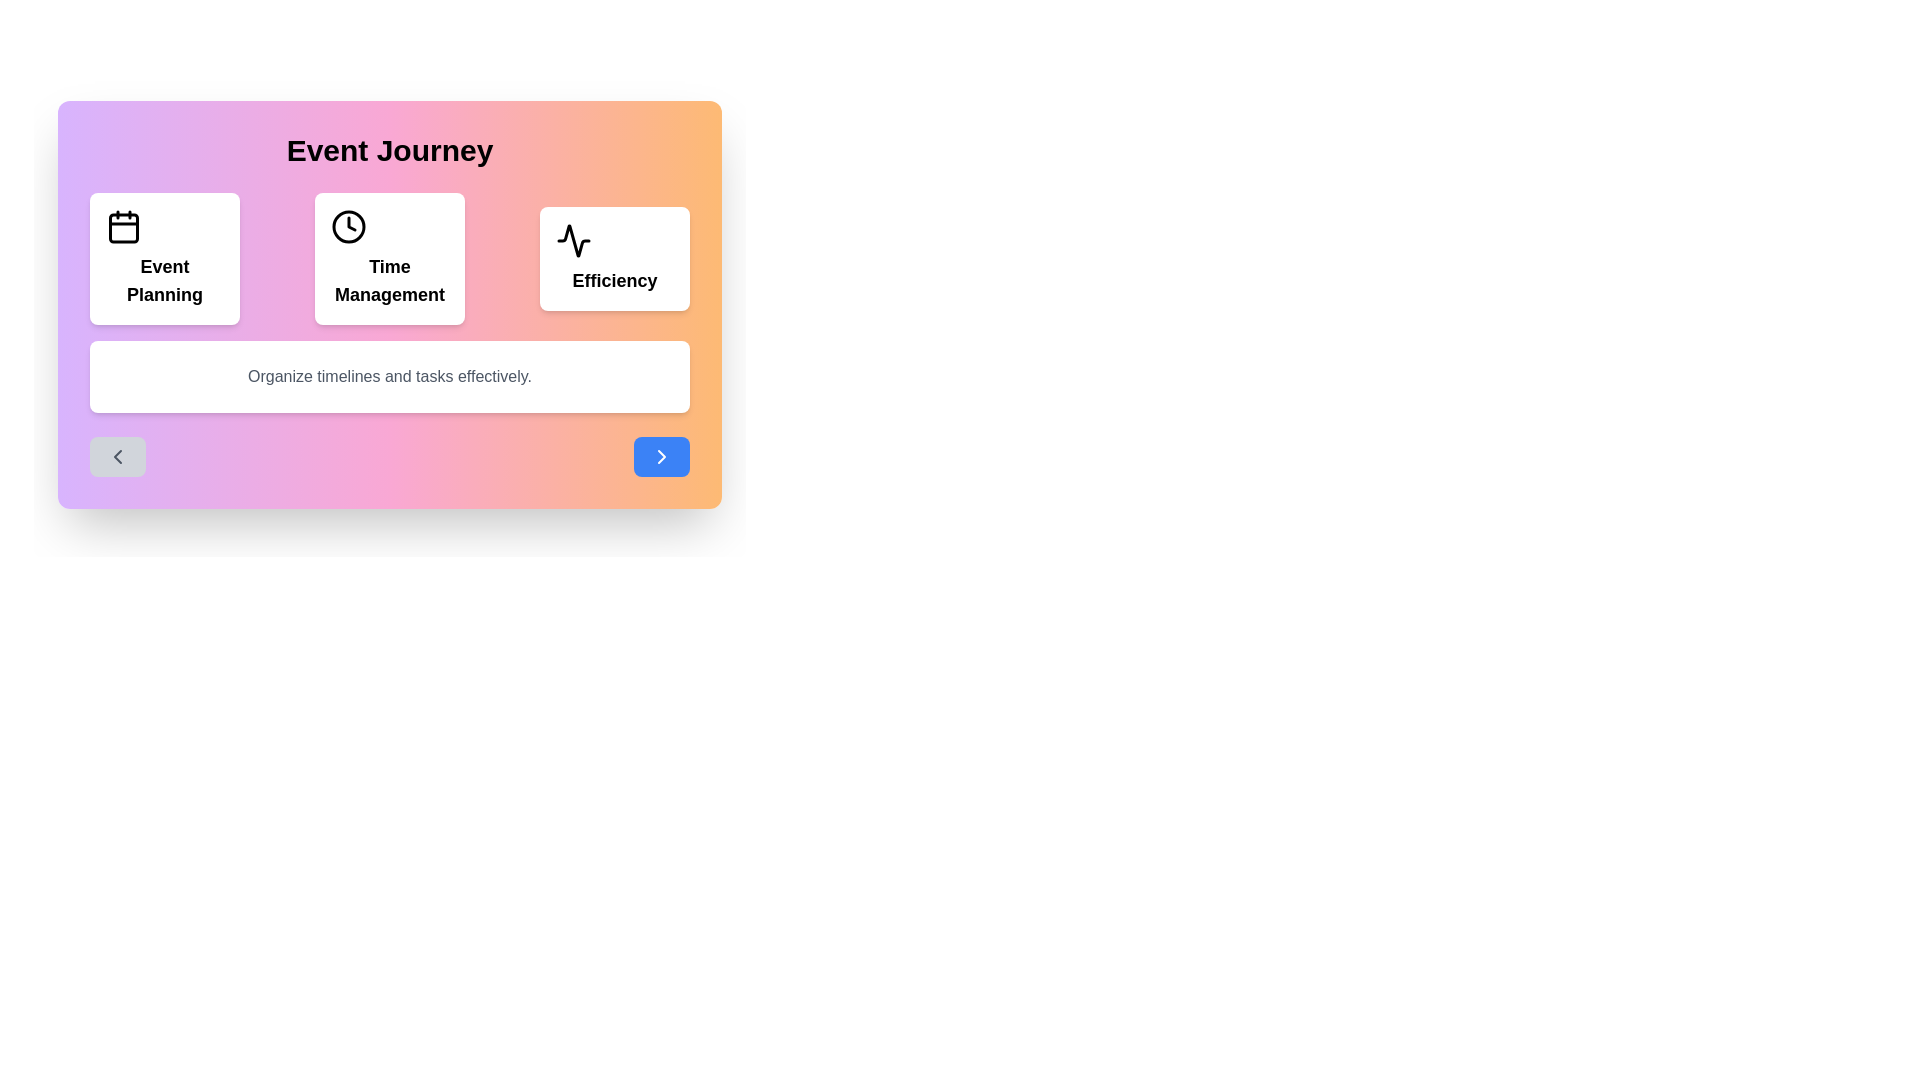  Describe the element at coordinates (164, 257) in the screenshot. I see `the event card representing Event Planning` at that location.